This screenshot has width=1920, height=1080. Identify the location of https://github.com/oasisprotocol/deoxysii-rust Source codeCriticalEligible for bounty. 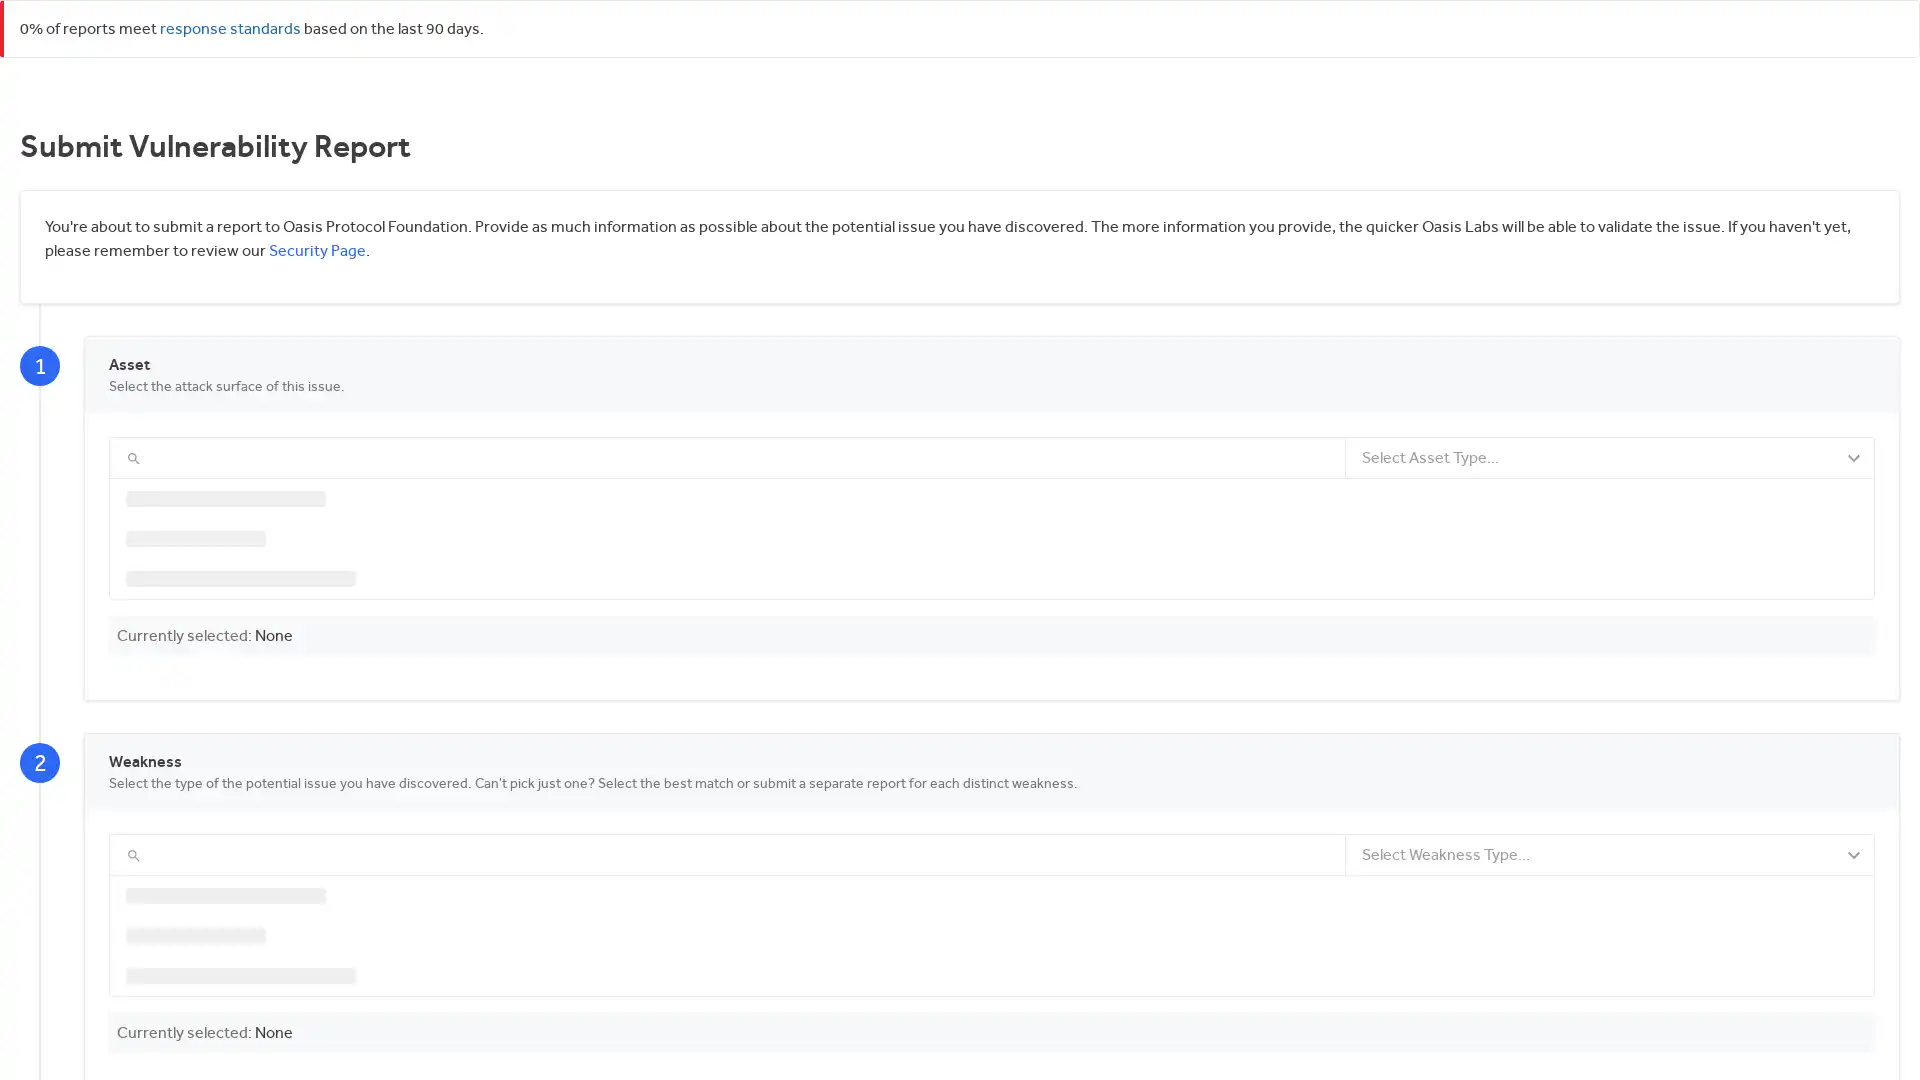
(992, 617).